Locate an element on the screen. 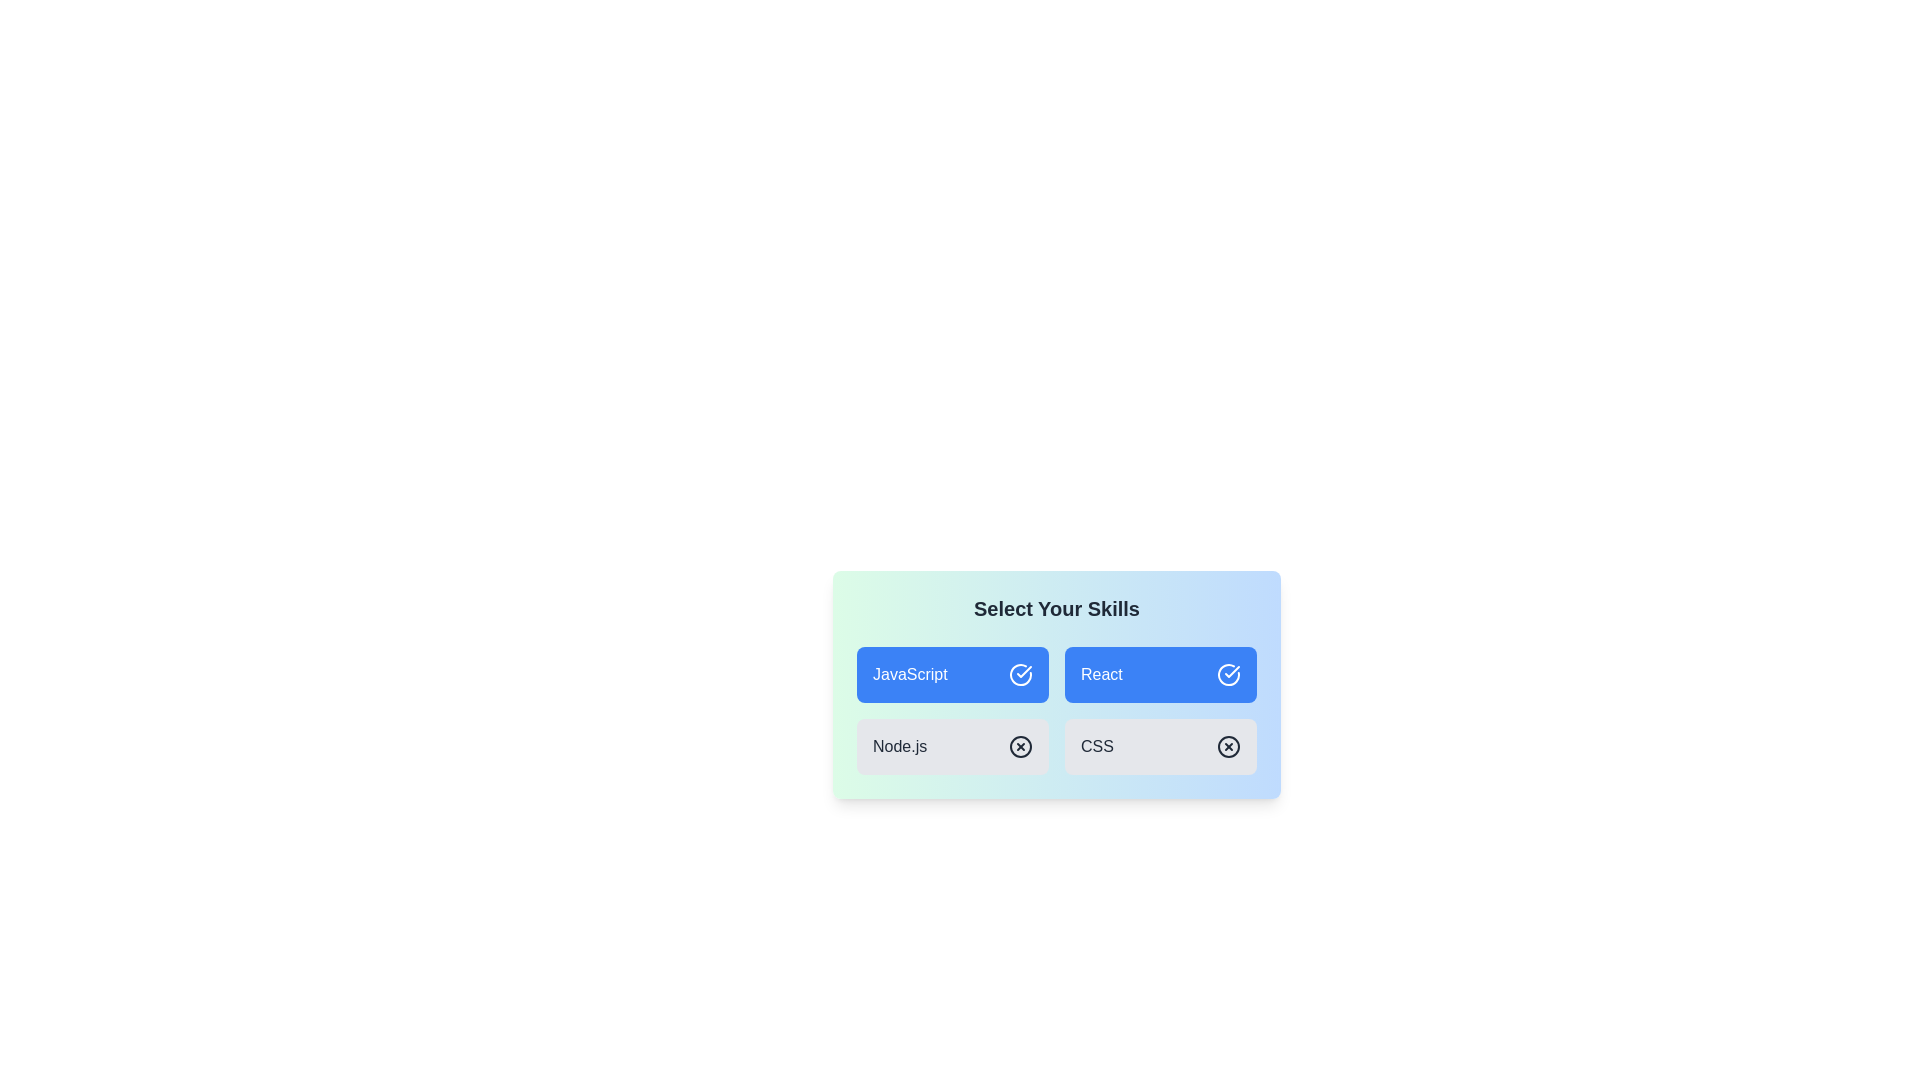 This screenshot has width=1920, height=1080. the skill item JavaScript by clicking on it is located at coordinates (952, 675).